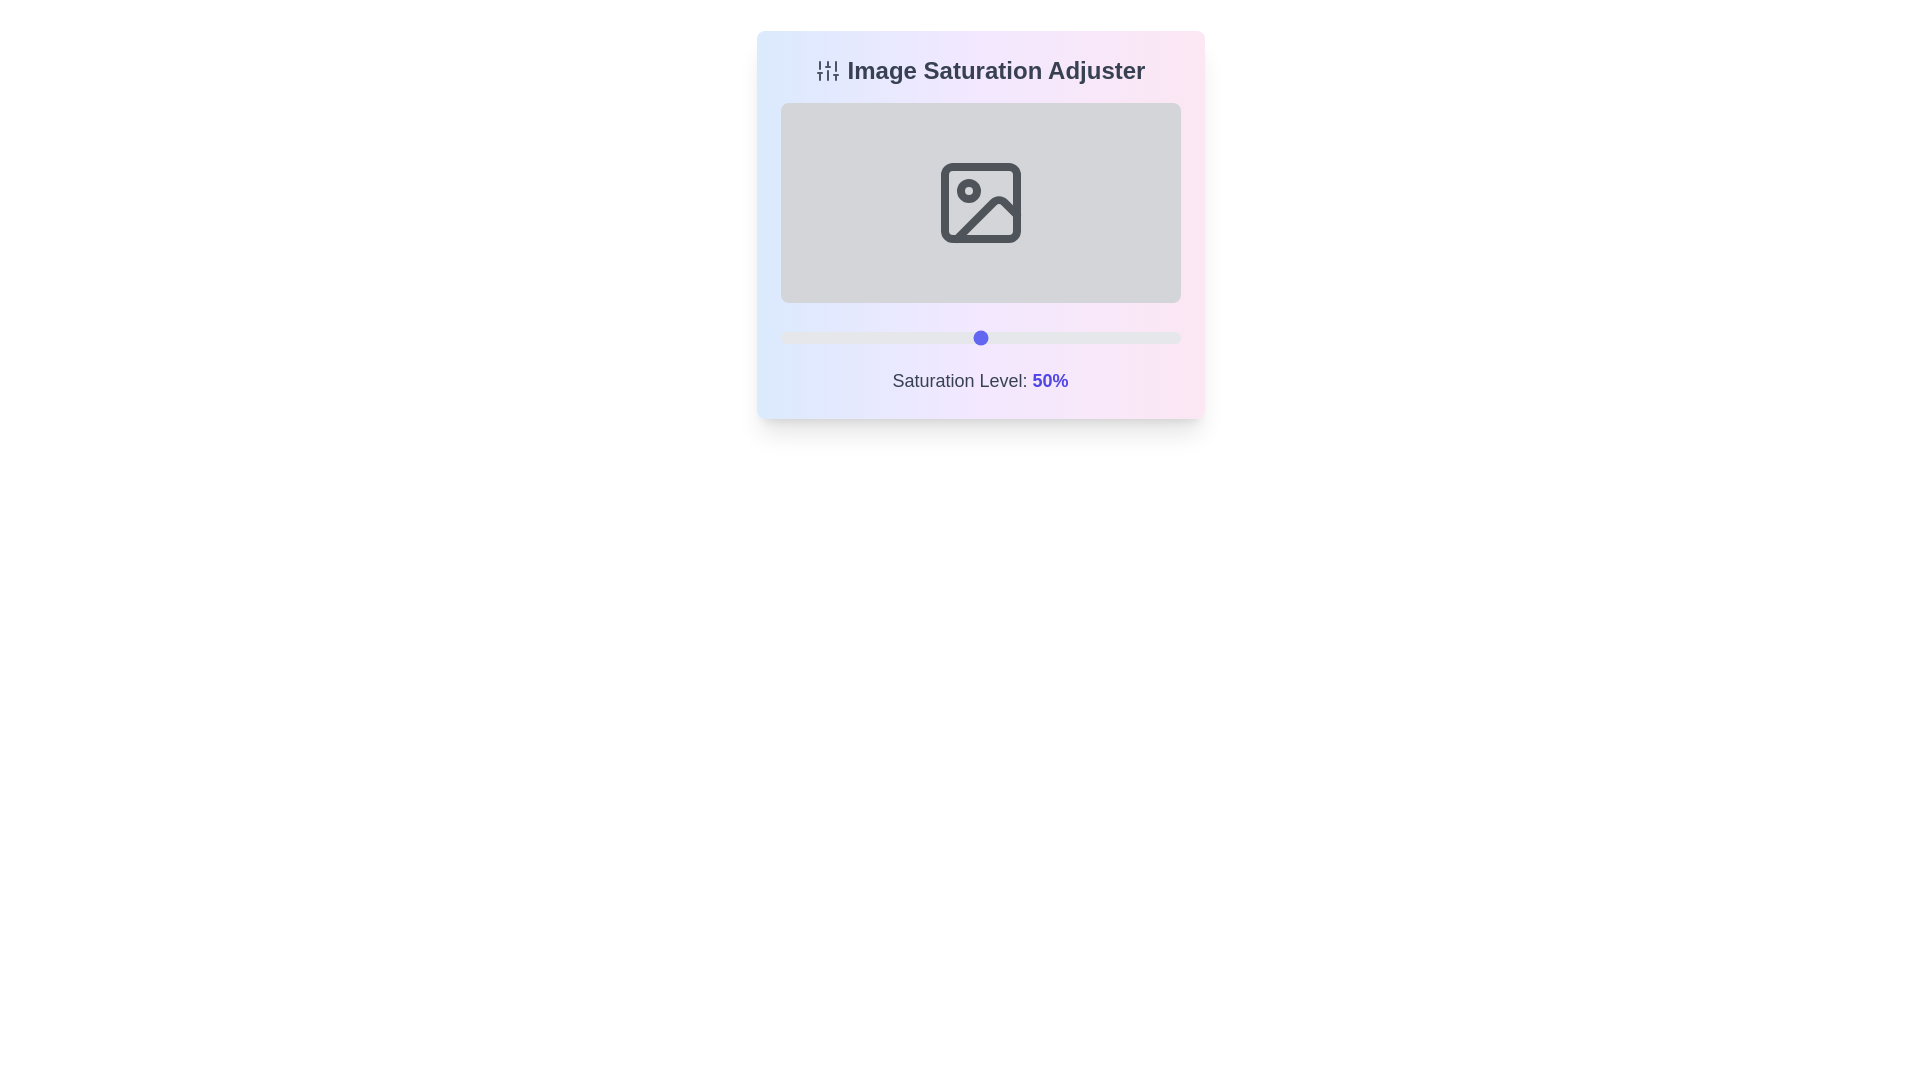  What do you see at coordinates (783, 337) in the screenshot?
I see `the saturation level to 1% by interacting with the slider` at bounding box center [783, 337].